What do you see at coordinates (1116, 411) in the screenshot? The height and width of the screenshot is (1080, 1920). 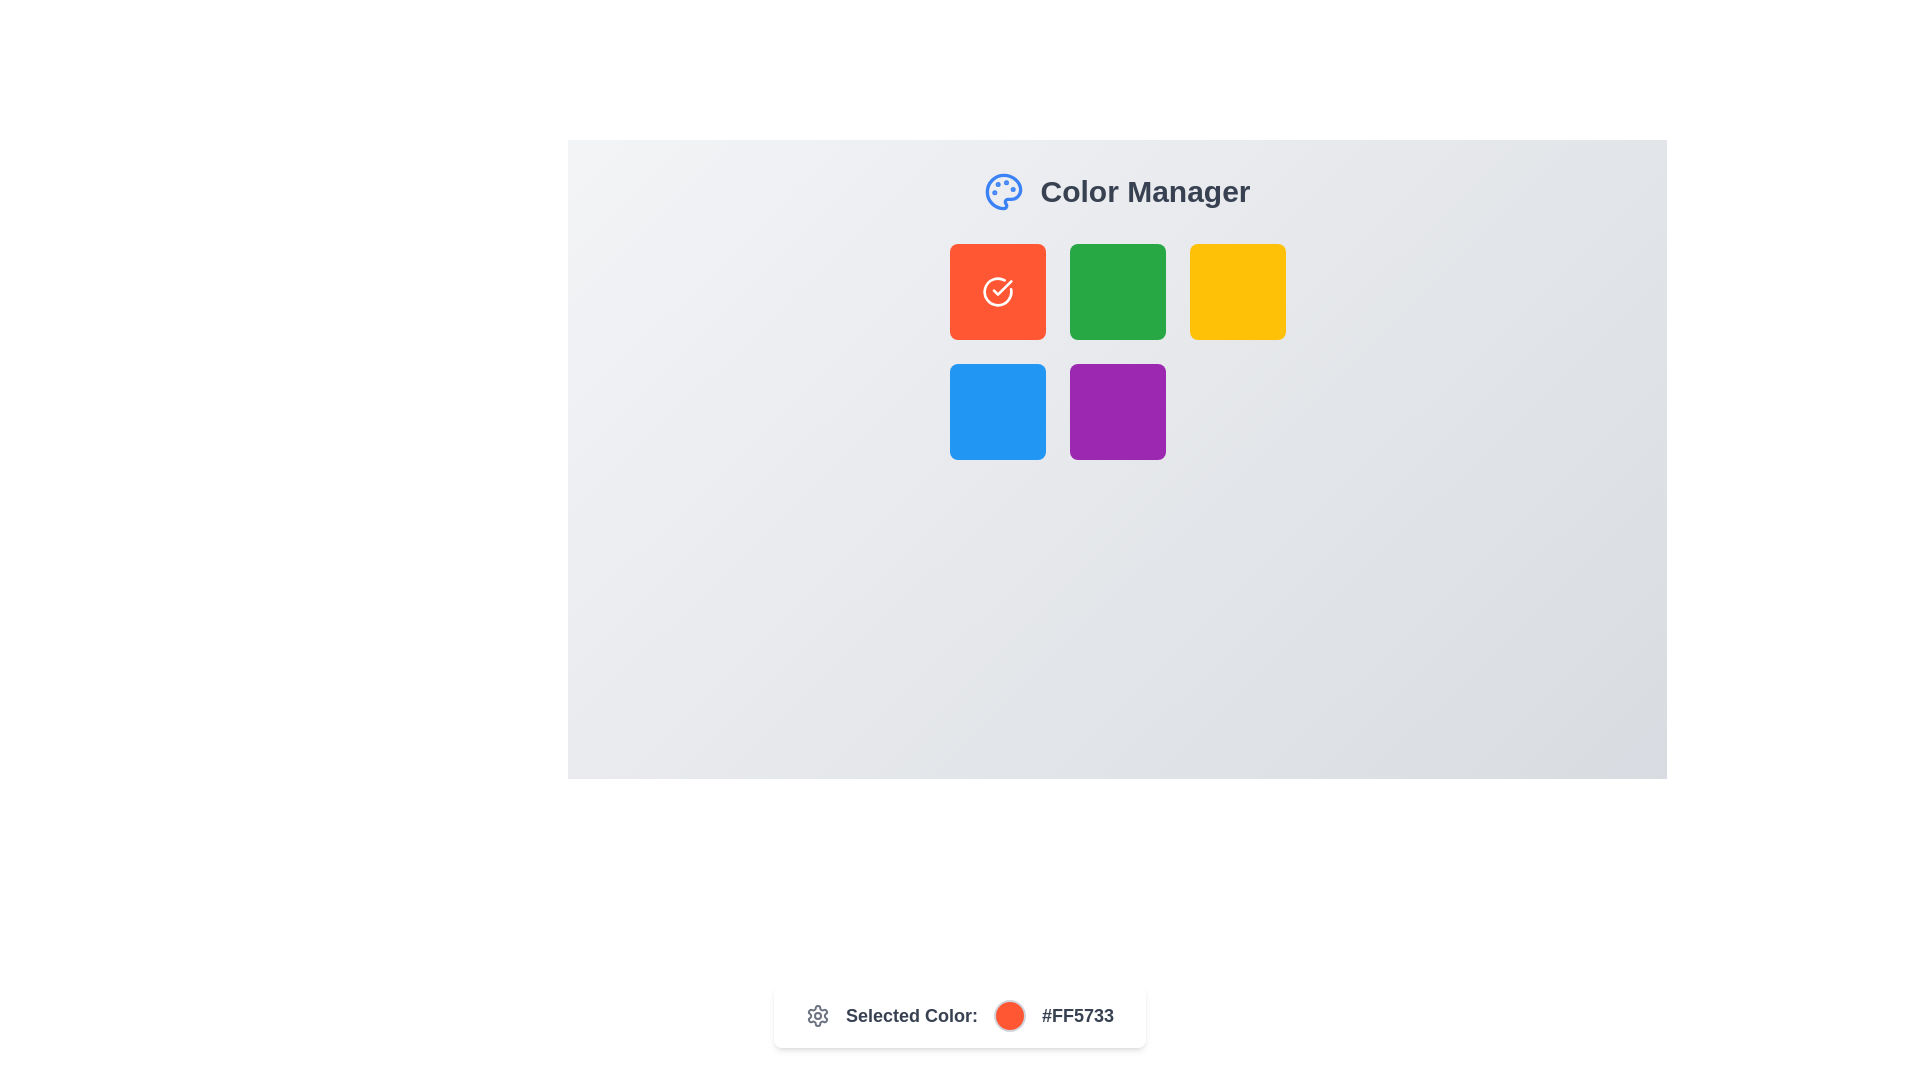 I see `the purple rounded square element in the bottom row of the grid layout` at bounding box center [1116, 411].